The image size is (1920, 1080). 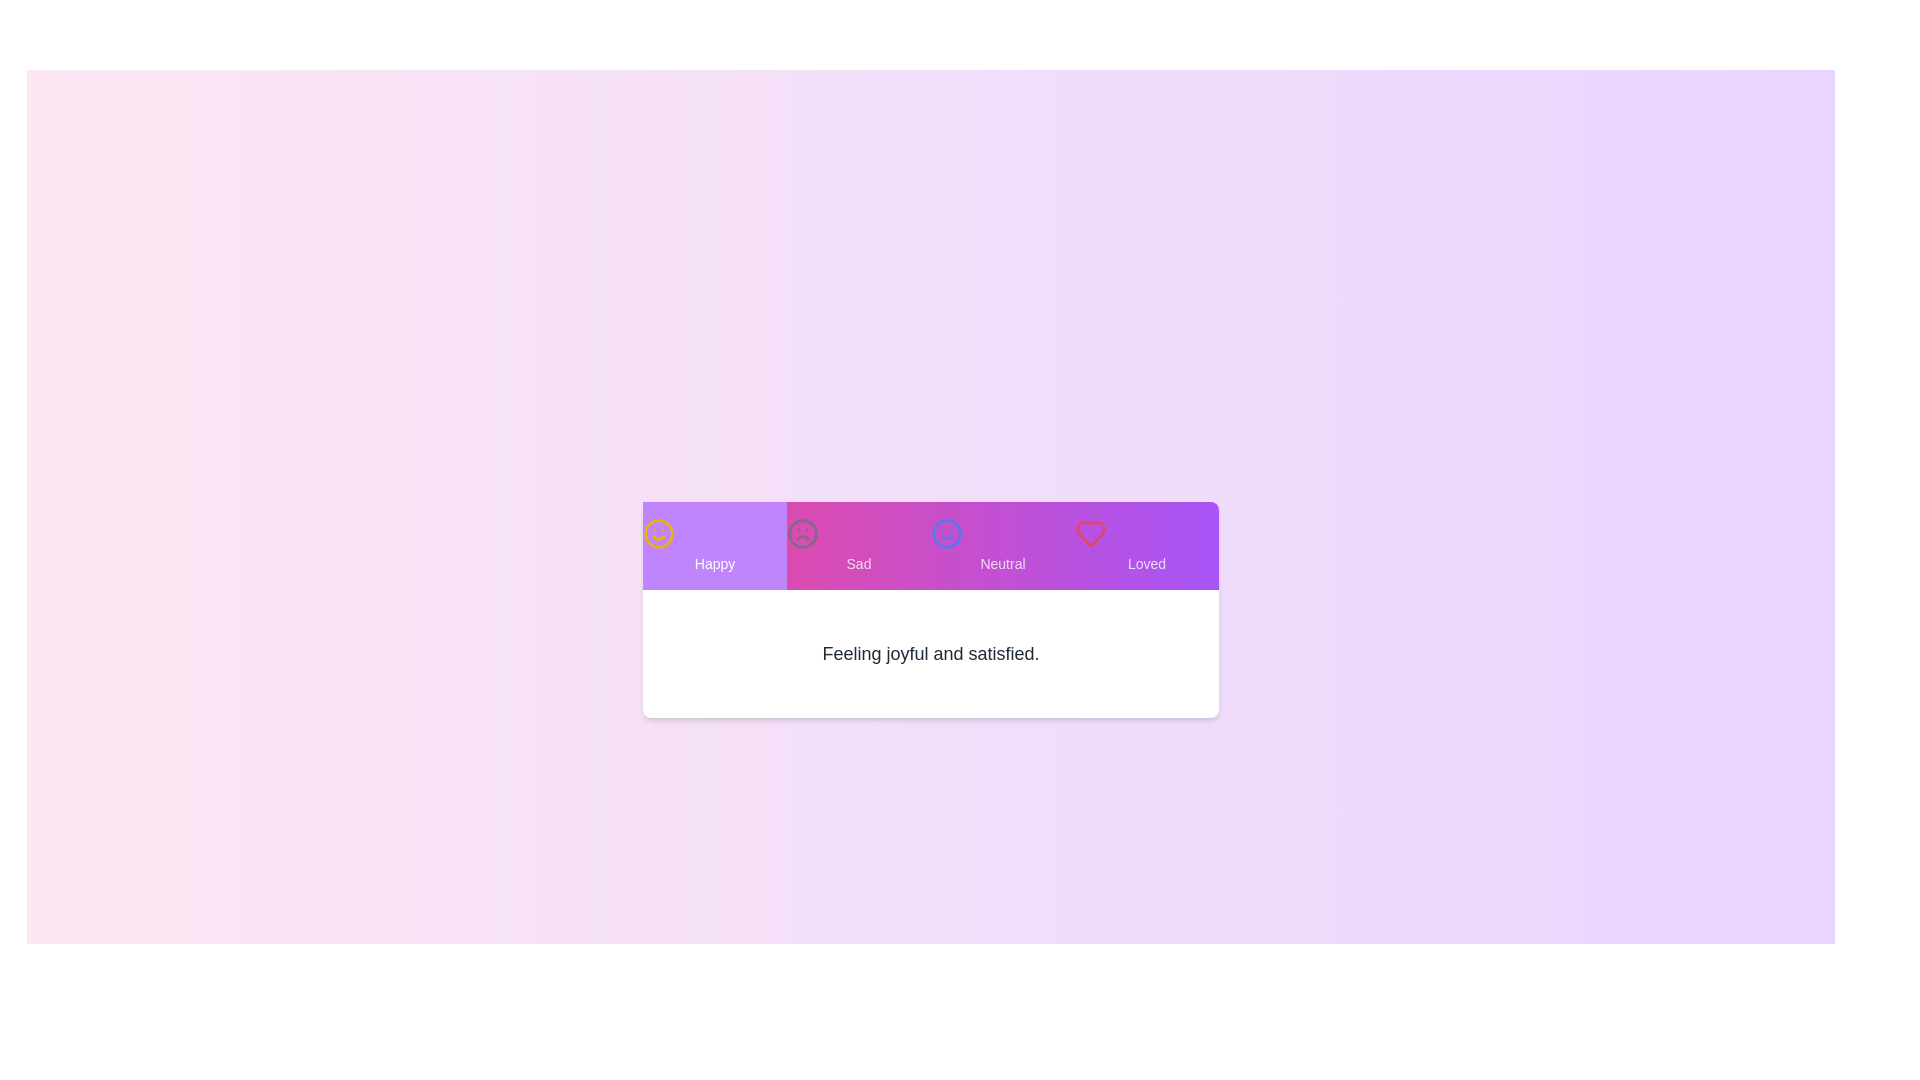 I want to click on the mood button labeled Neutral to select it, so click(x=1003, y=546).